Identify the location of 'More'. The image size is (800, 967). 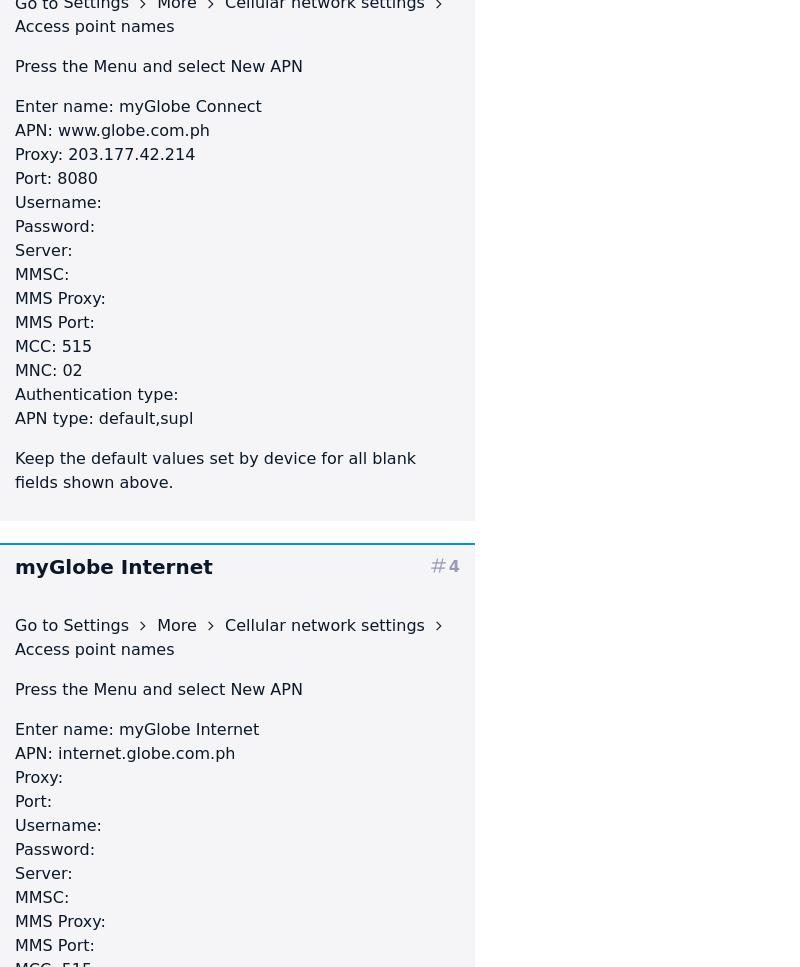
(175, 625).